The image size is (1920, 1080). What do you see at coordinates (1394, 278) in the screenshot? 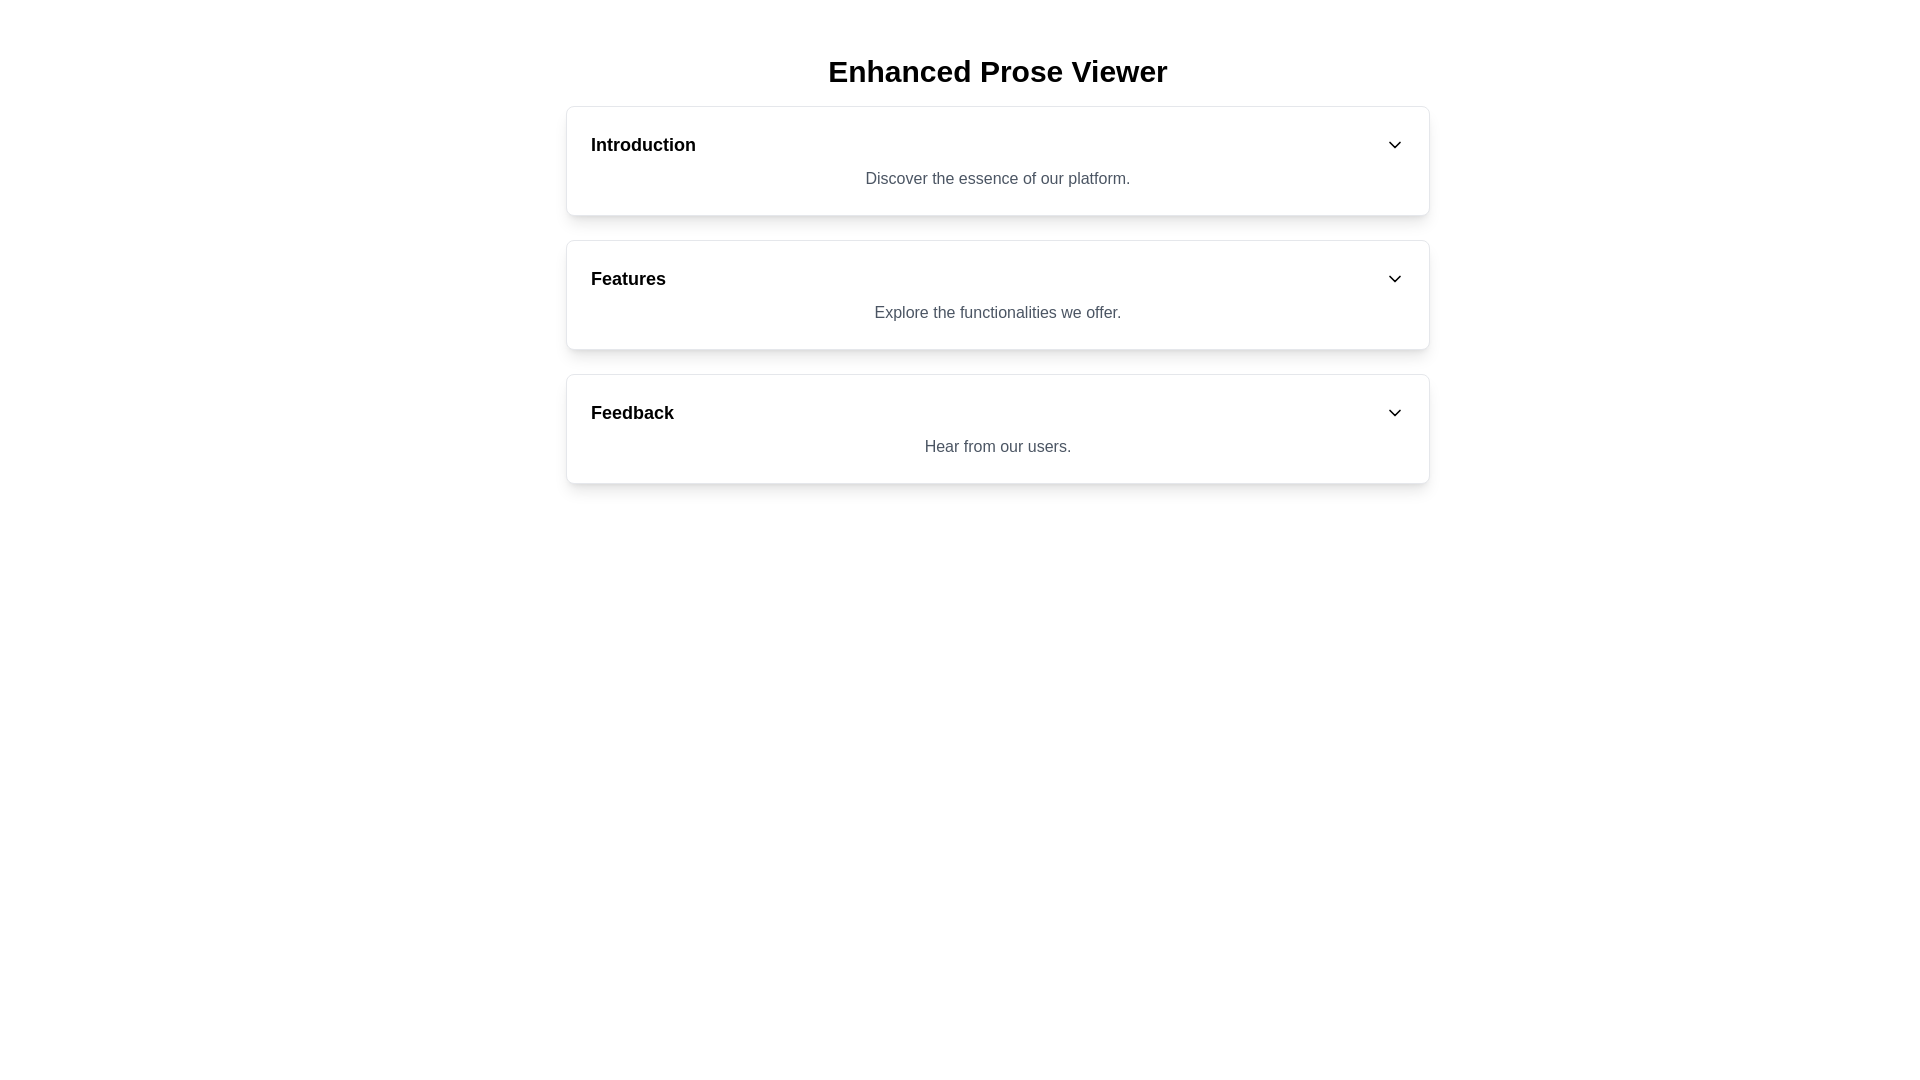
I see `the toggle icon for the 'Features' section` at bounding box center [1394, 278].